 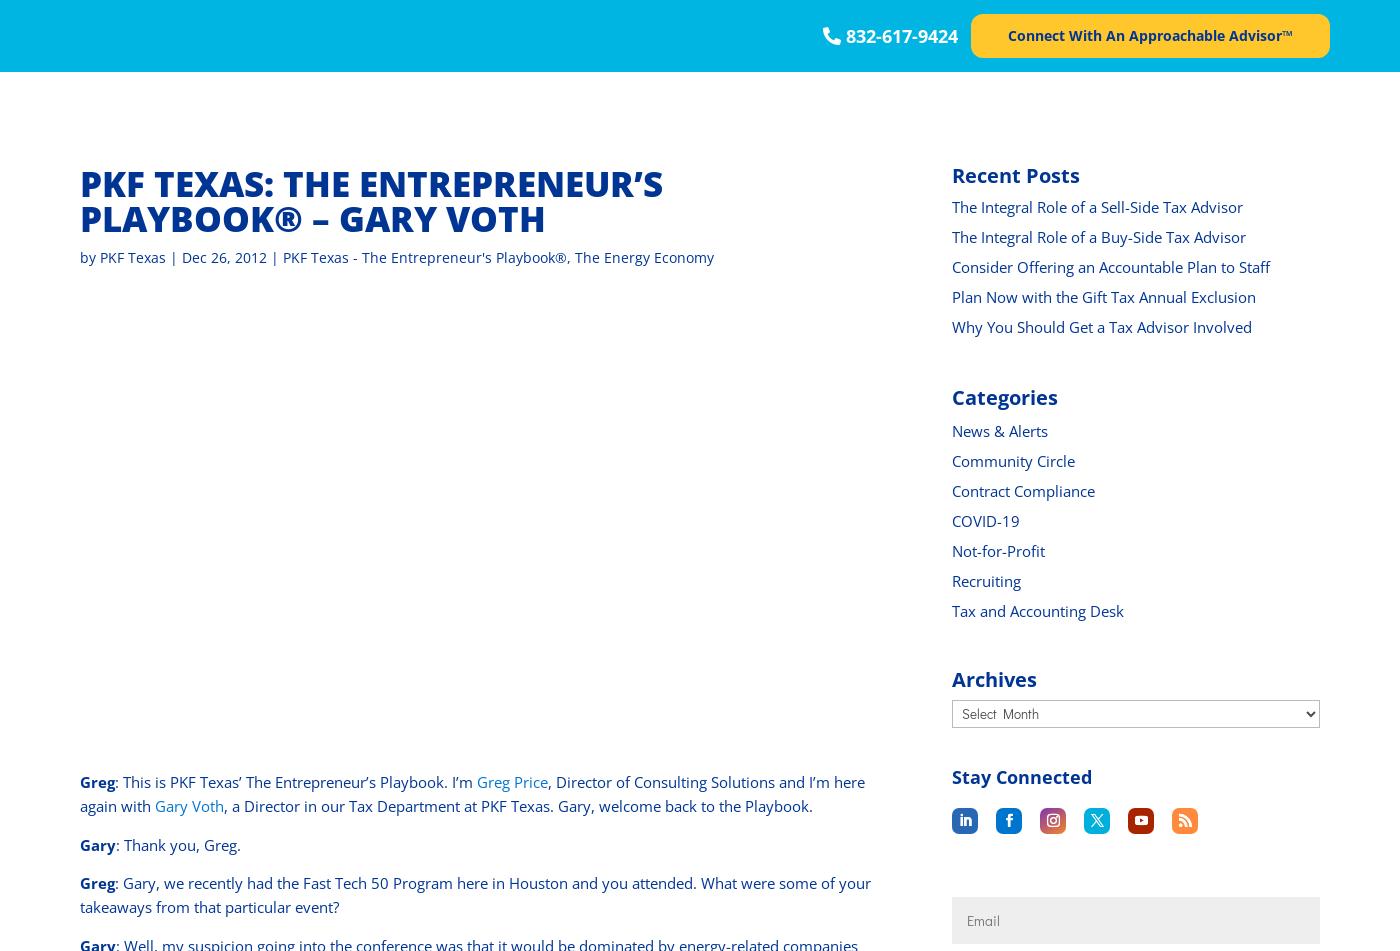 I want to click on ': This has been another Thought Leader Production, brought to you by PKF Texas’ The Entrepreneur’s Playbook. Tune in next week for another chapter and remember if you’re looking for more information on our capabilities in the energy field, go to www.pkftexas.com.', so click(x=480, y=91).